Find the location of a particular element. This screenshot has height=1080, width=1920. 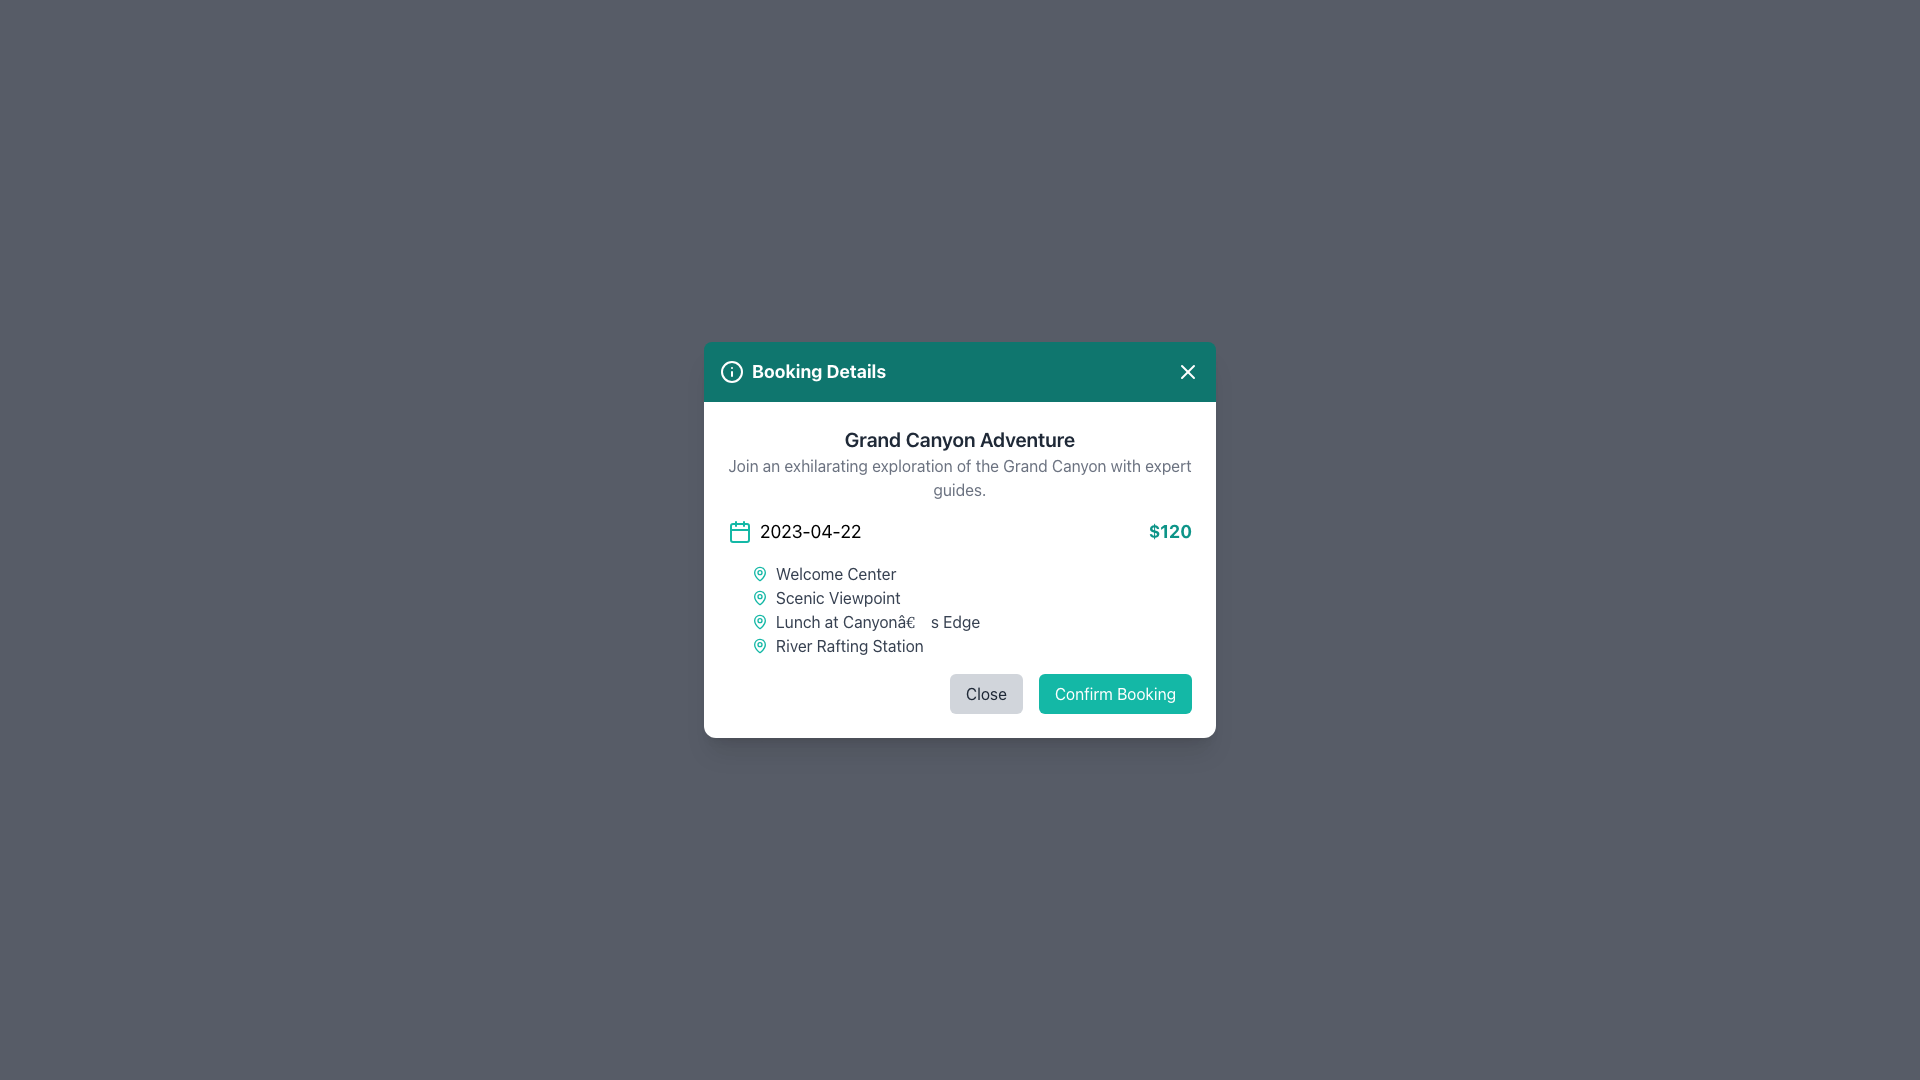

the 'Scenic Viewpoint' icon, which is the second entry in the location list within the content box, to visually represent its location in the booking details is located at coordinates (758, 596).